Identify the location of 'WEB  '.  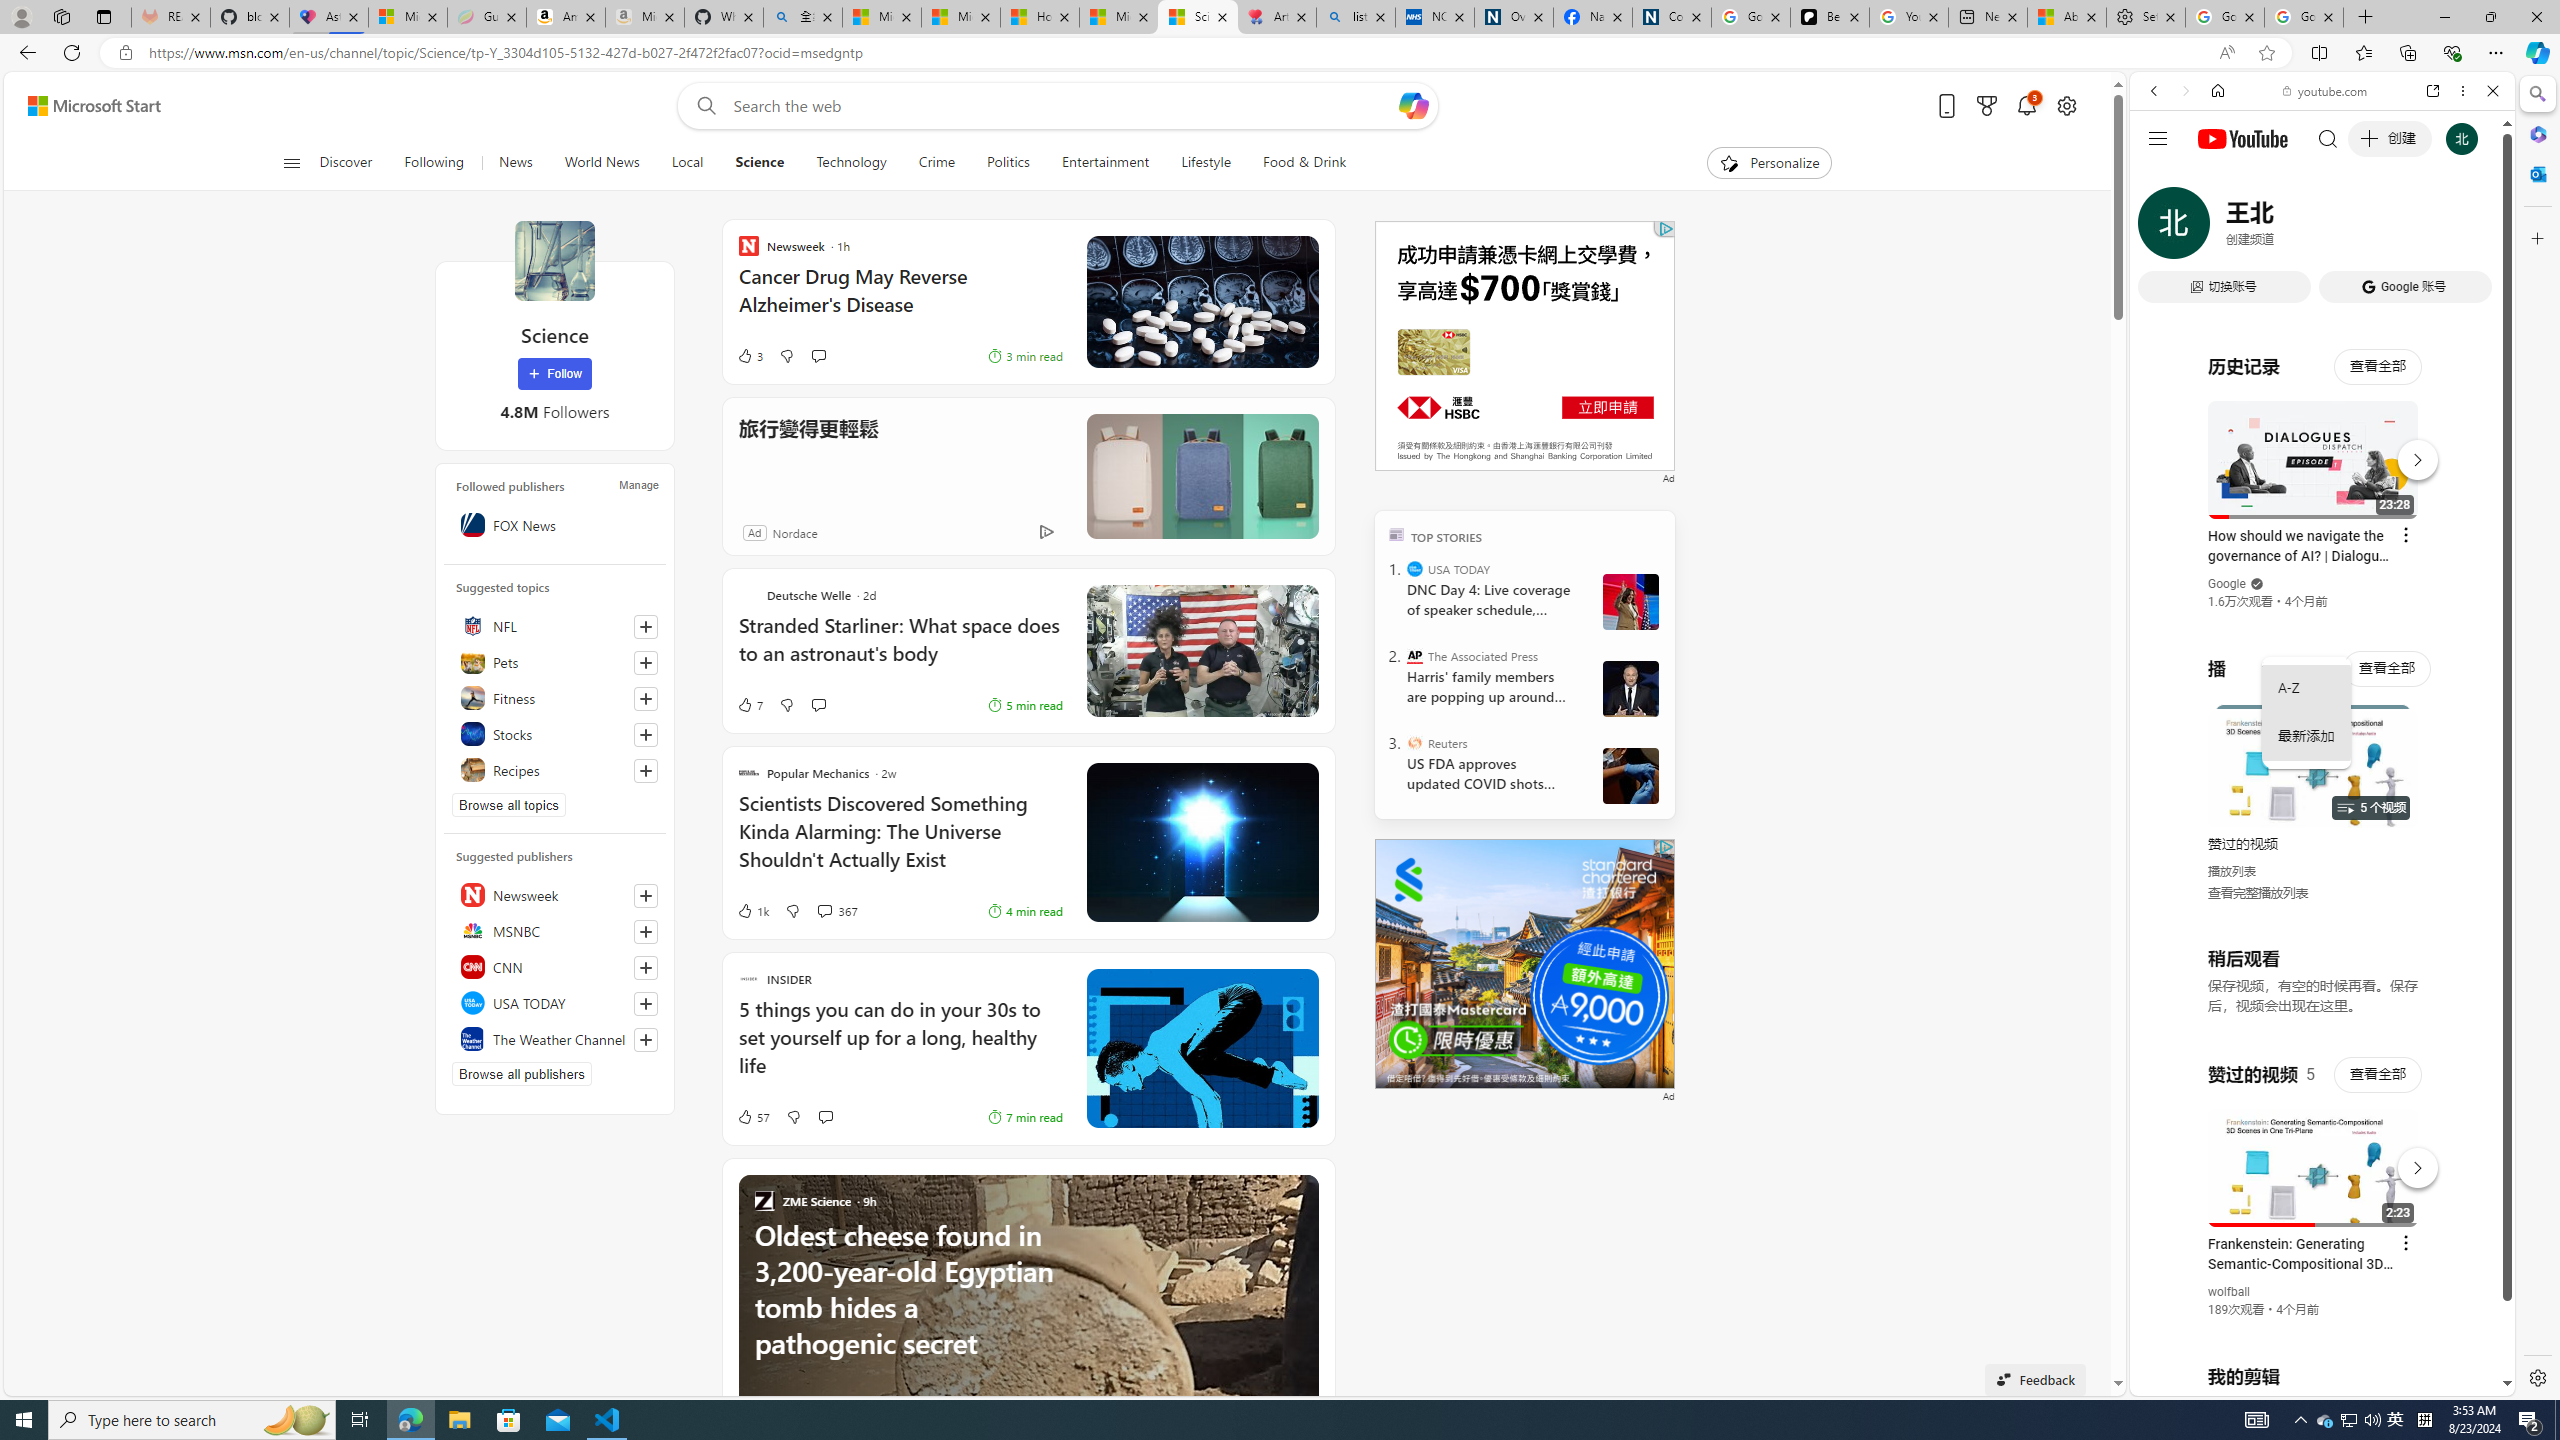
(2162, 229).